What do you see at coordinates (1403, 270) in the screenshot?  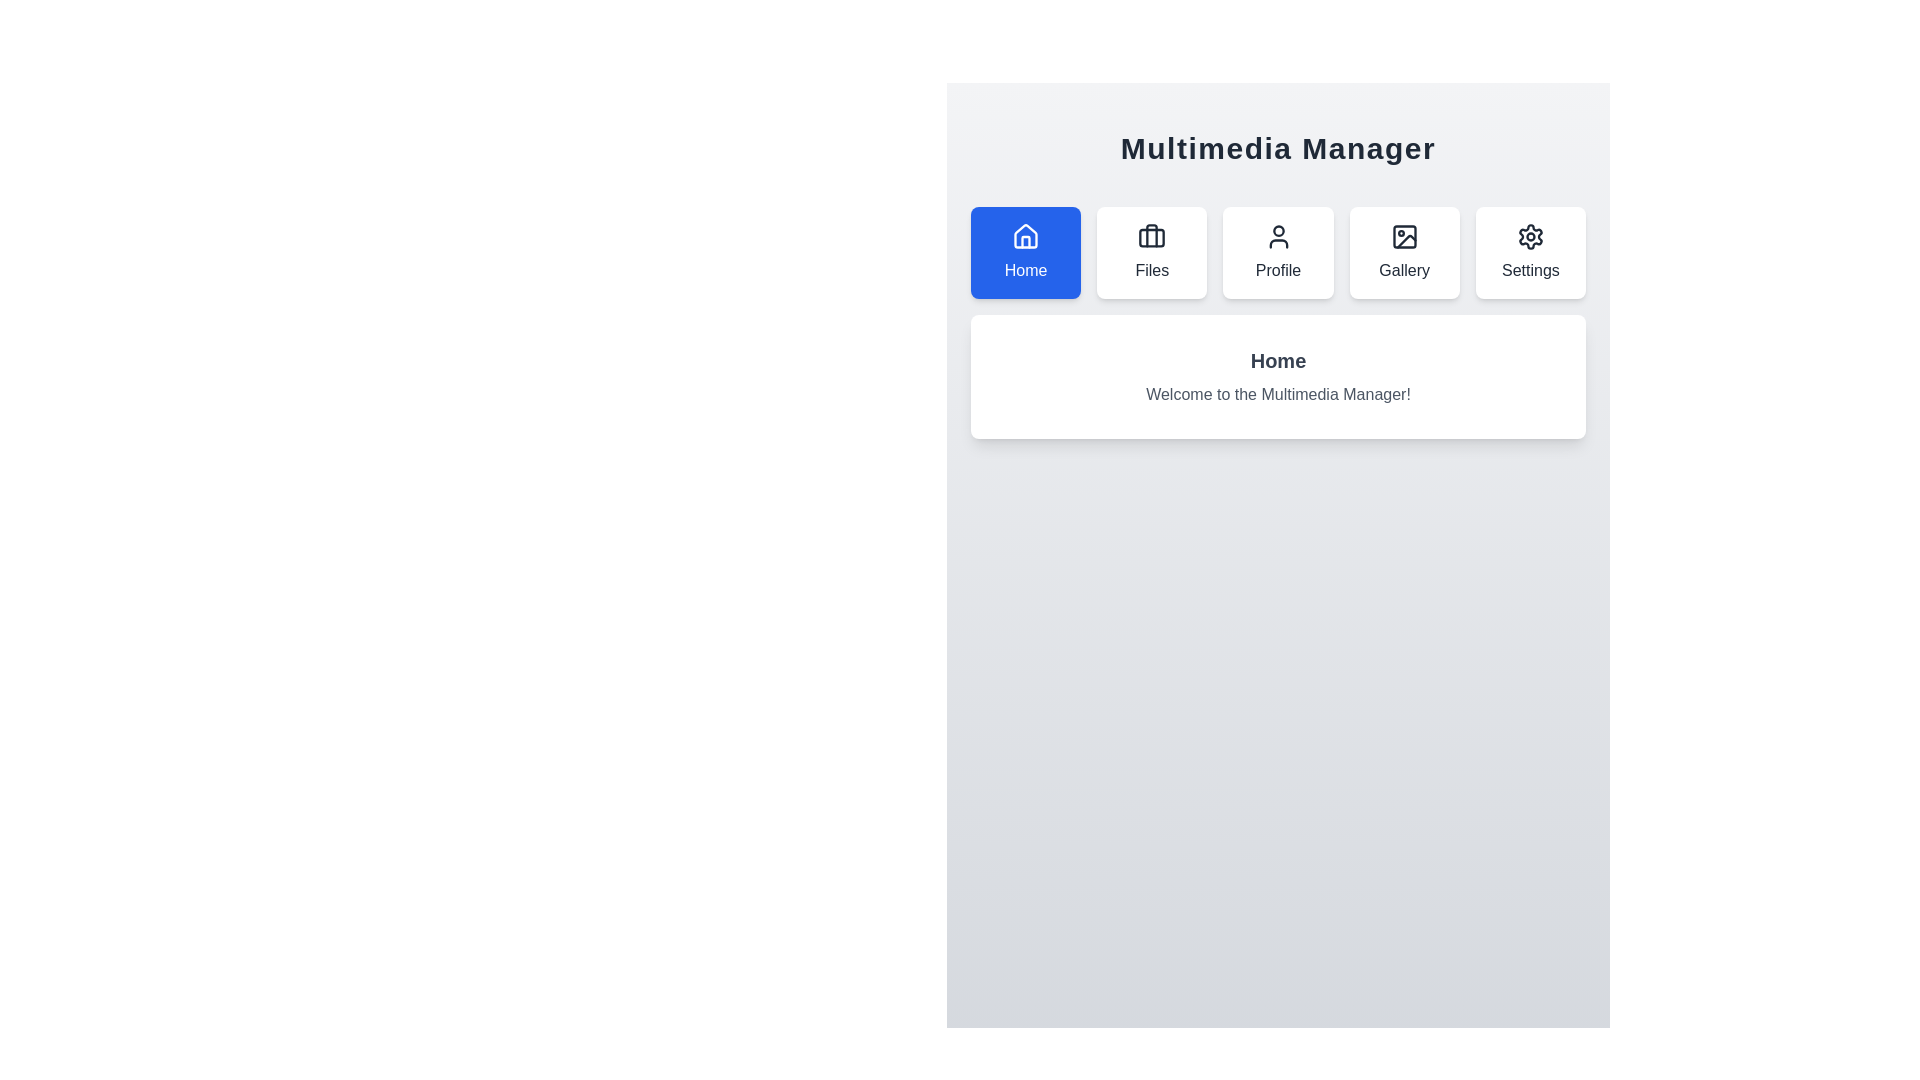 I see `text content of the 'Gallery' label located within the button in the top navigation section, which is the fourth option from the left` at bounding box center [1403, 270].